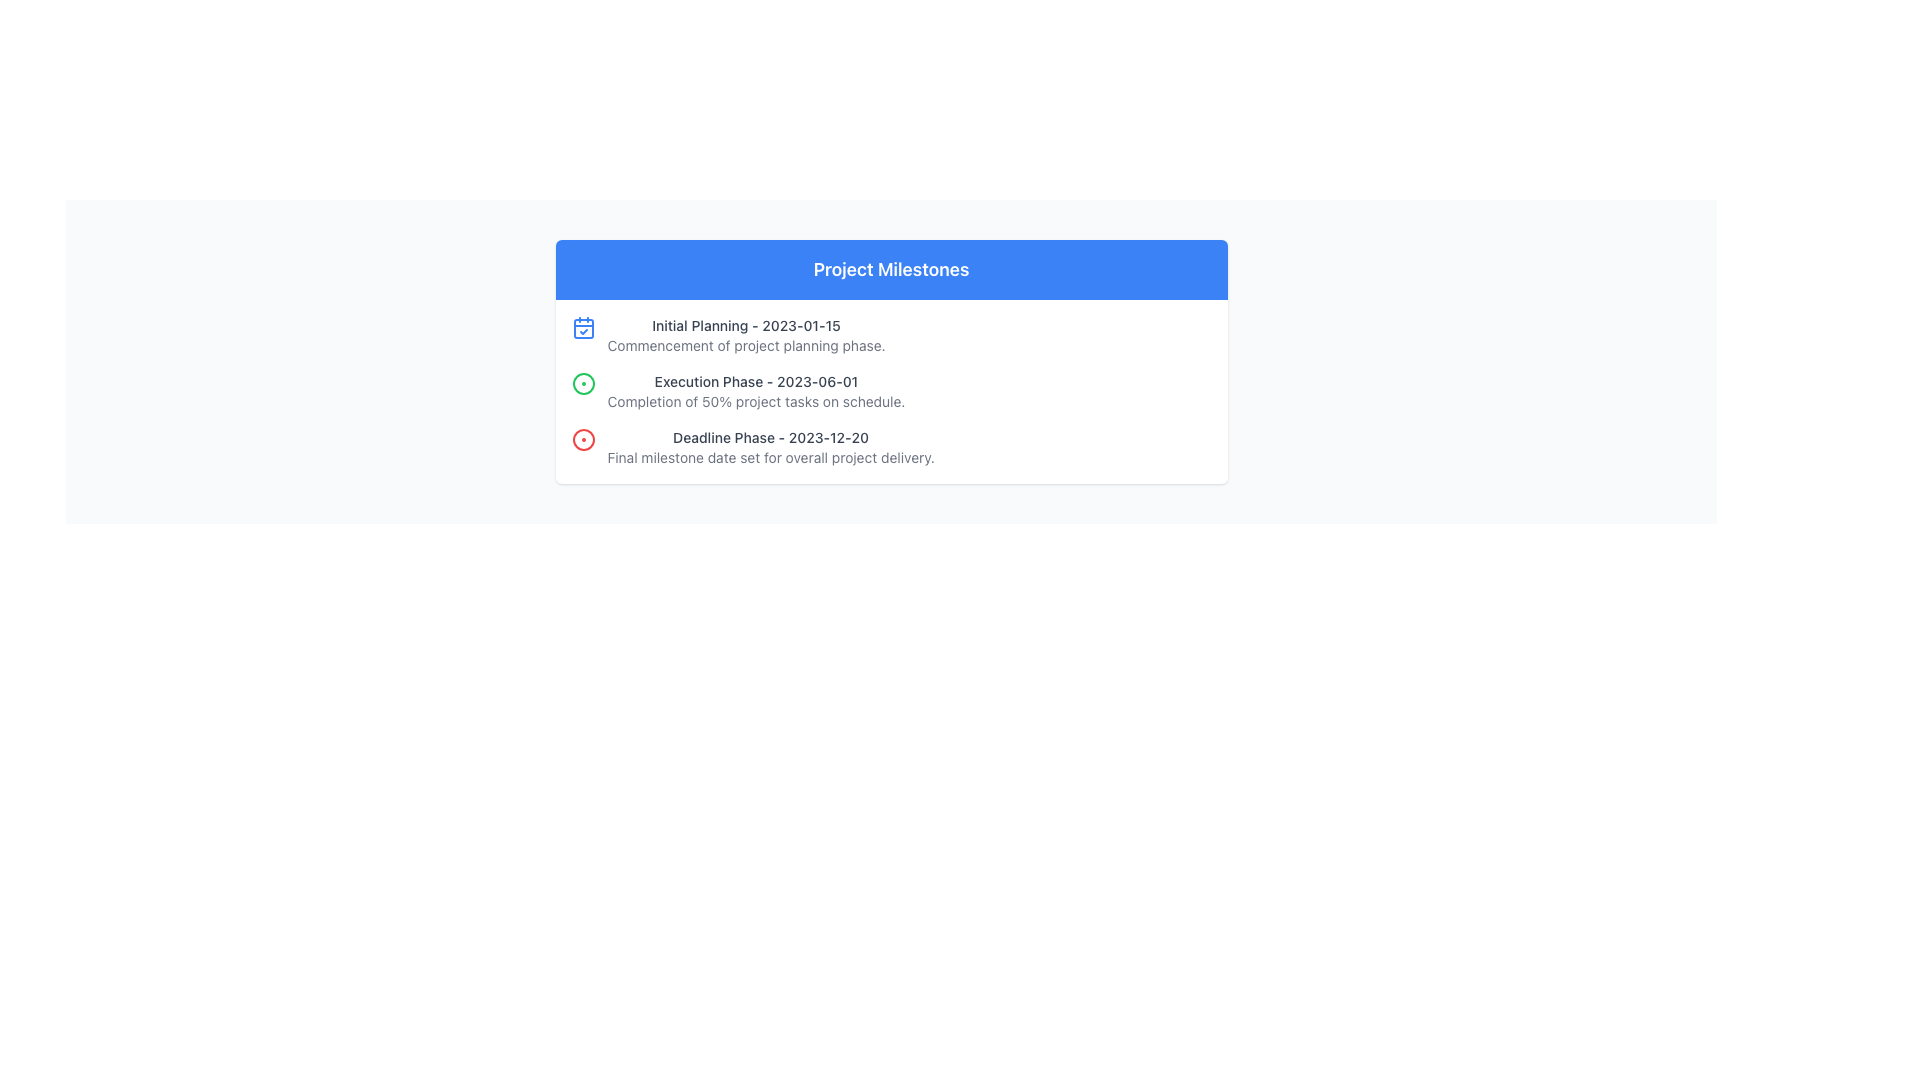 The width and height of the screenshot is (1920, 1080). Describe the element at coordinates (890, 446) in the screenshot. I see `the milestone titled 'Deadline Phase - 2023-12-20' which displays its importance in the project timeline` at that location.